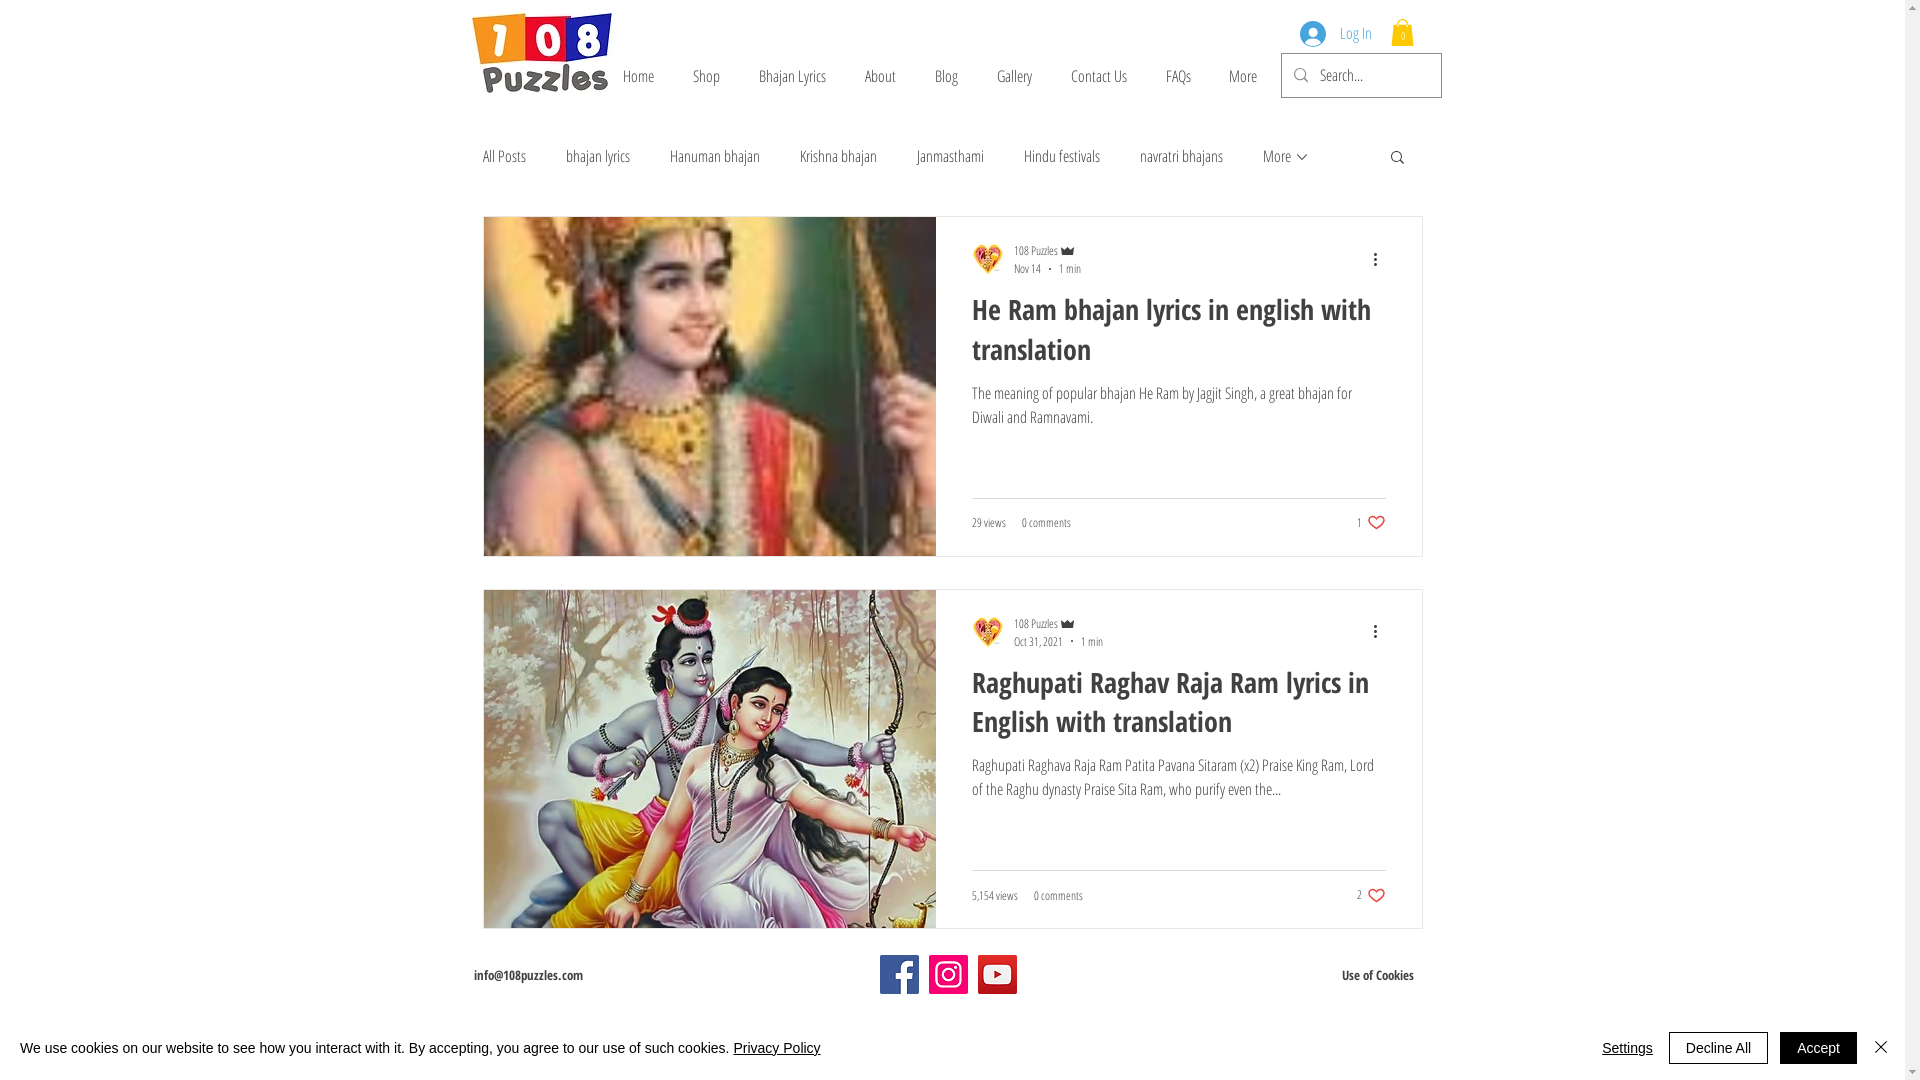 The image size is (1920, 1080). I want to click on 'info@108puzzles.com', so click(528, 974).